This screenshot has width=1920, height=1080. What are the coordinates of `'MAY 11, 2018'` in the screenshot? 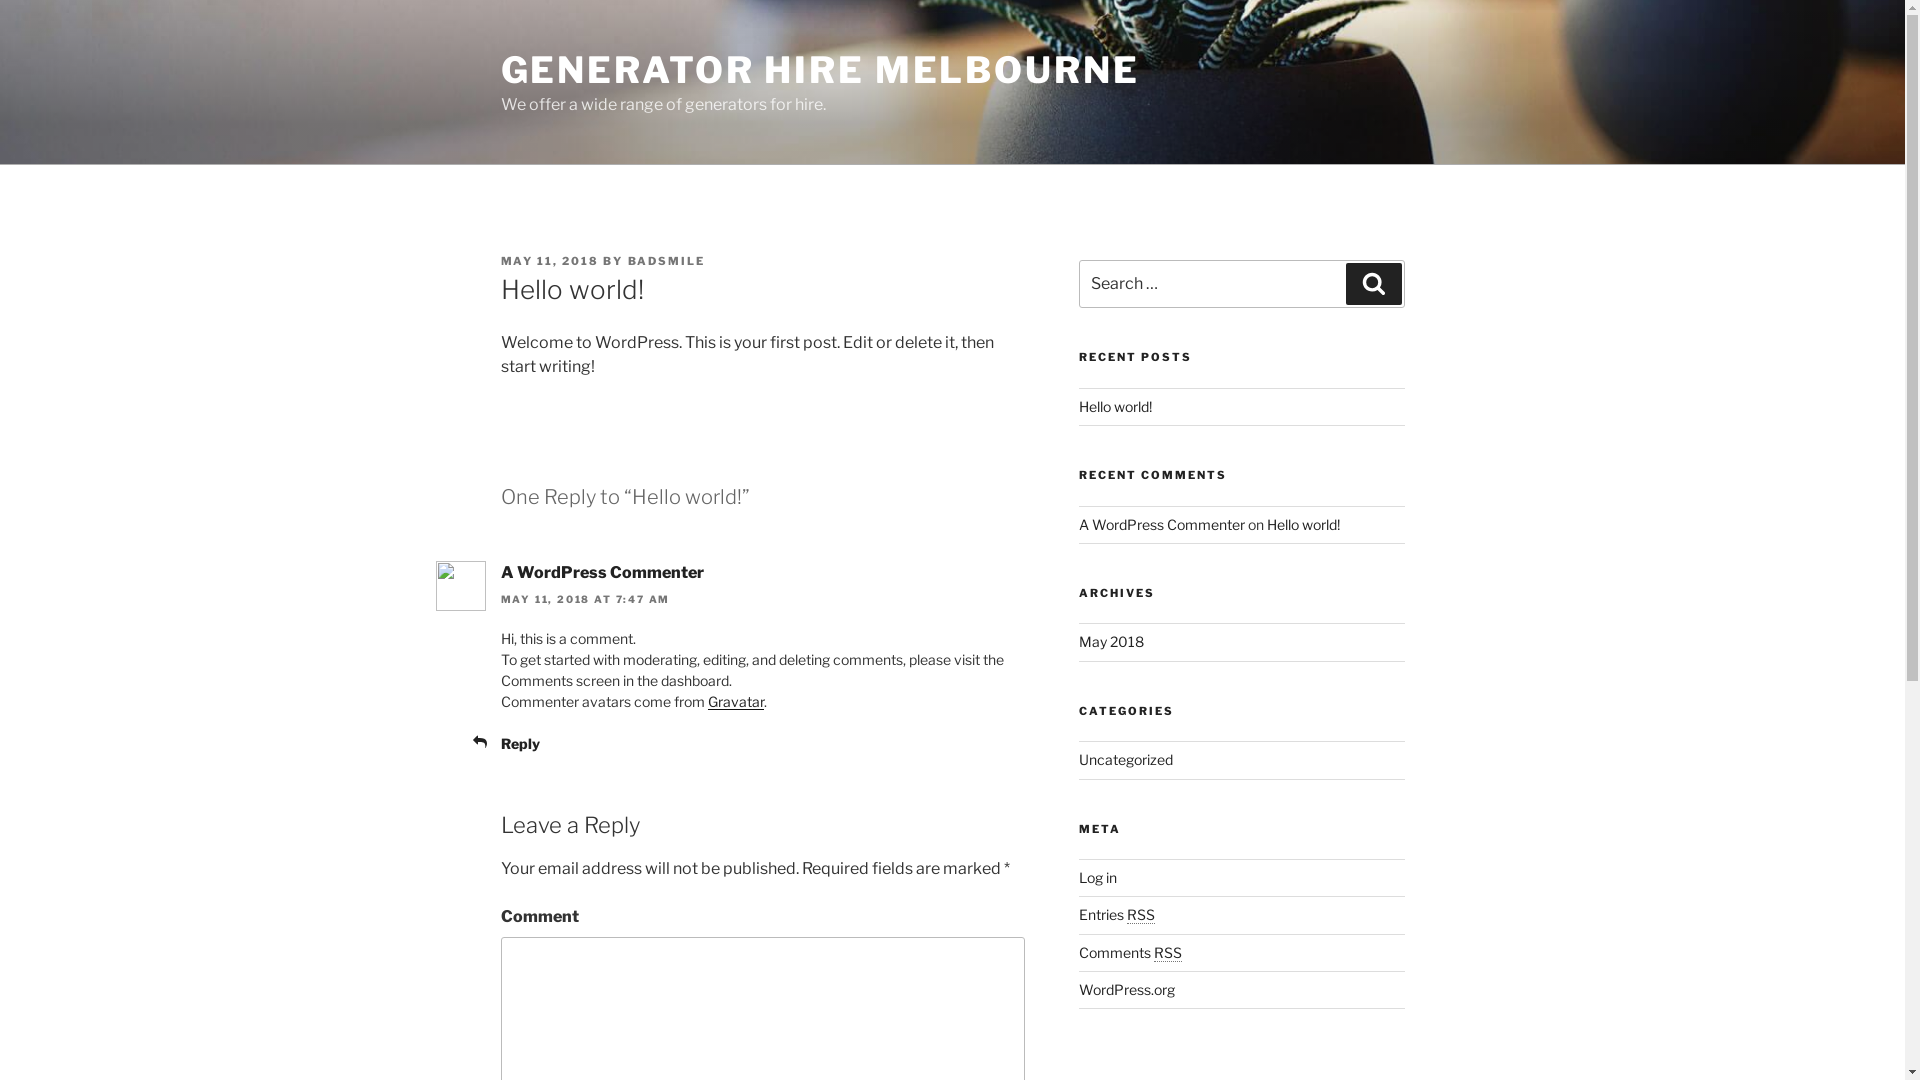 It's located at (549, 260).